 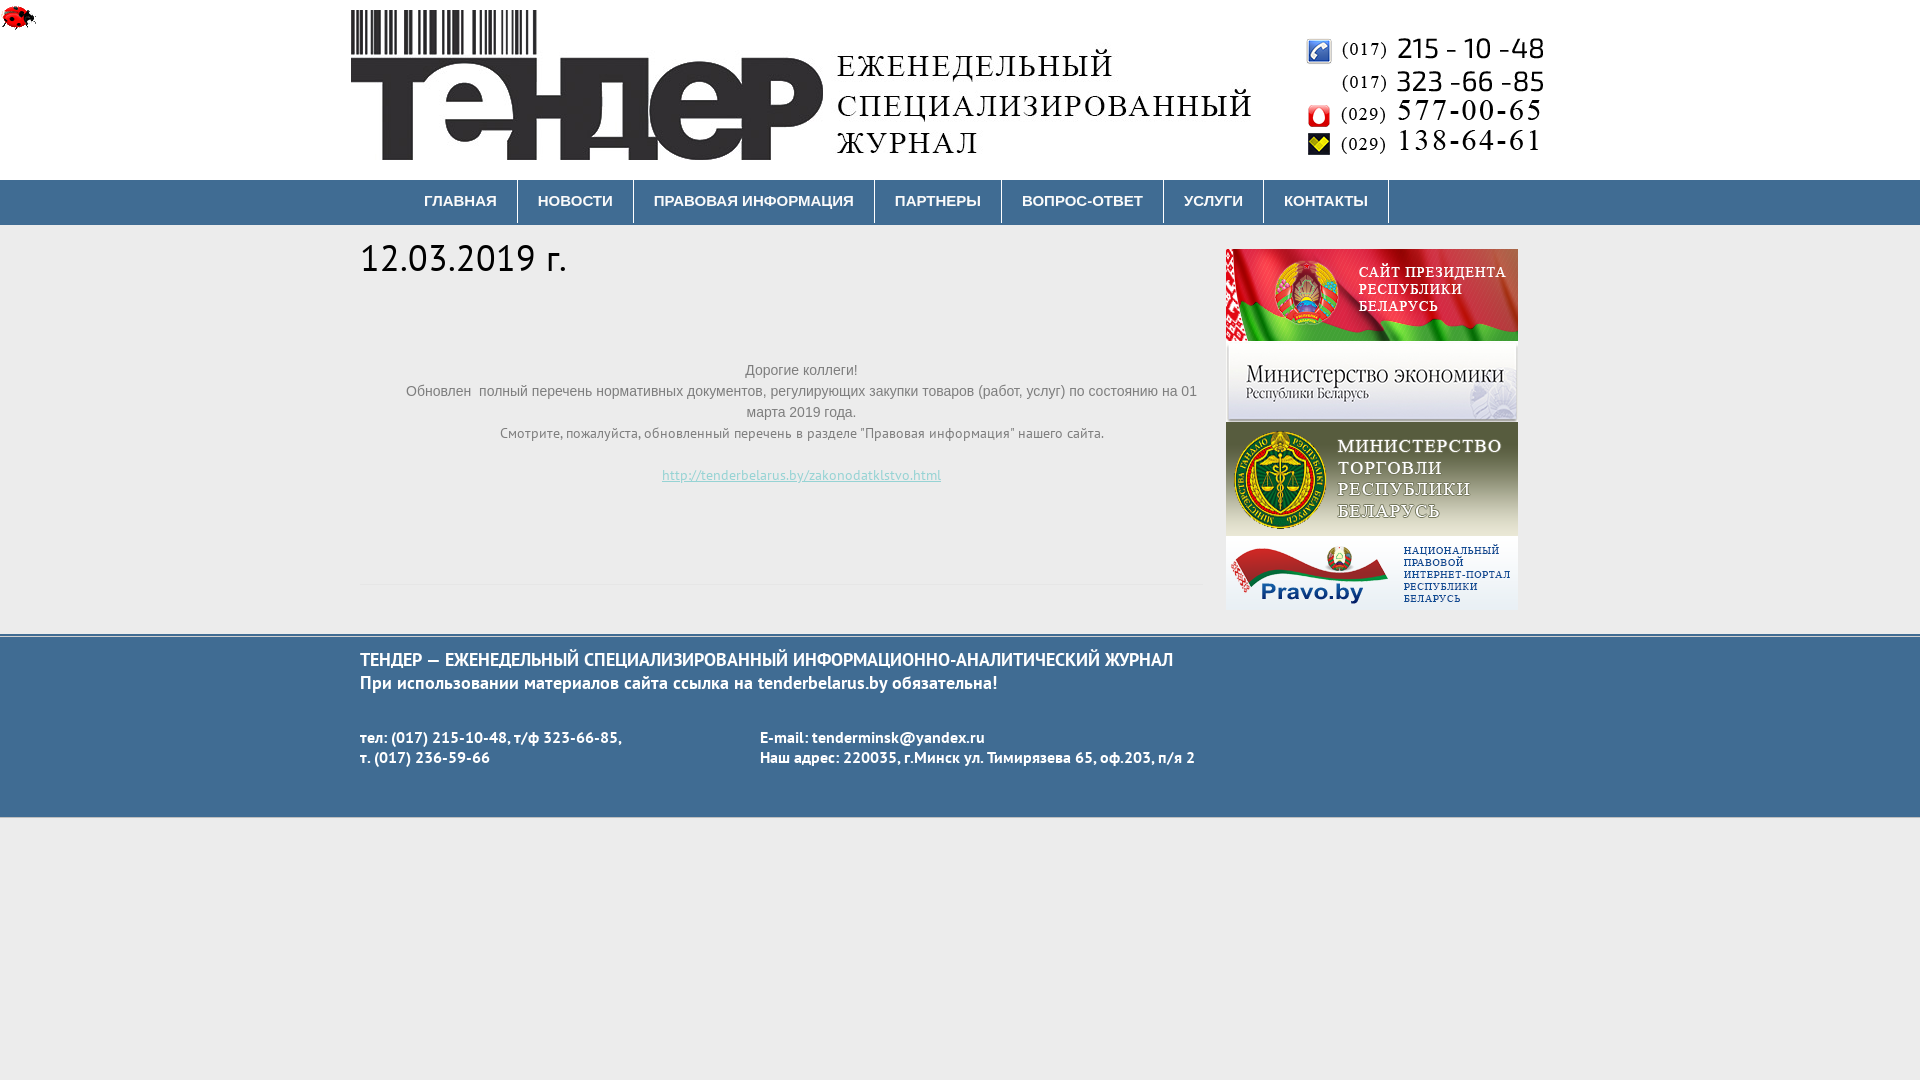 I want to click on 'http://tenderbelarus.by/zakonodatklstvo.html', so click(x=801, y=474).